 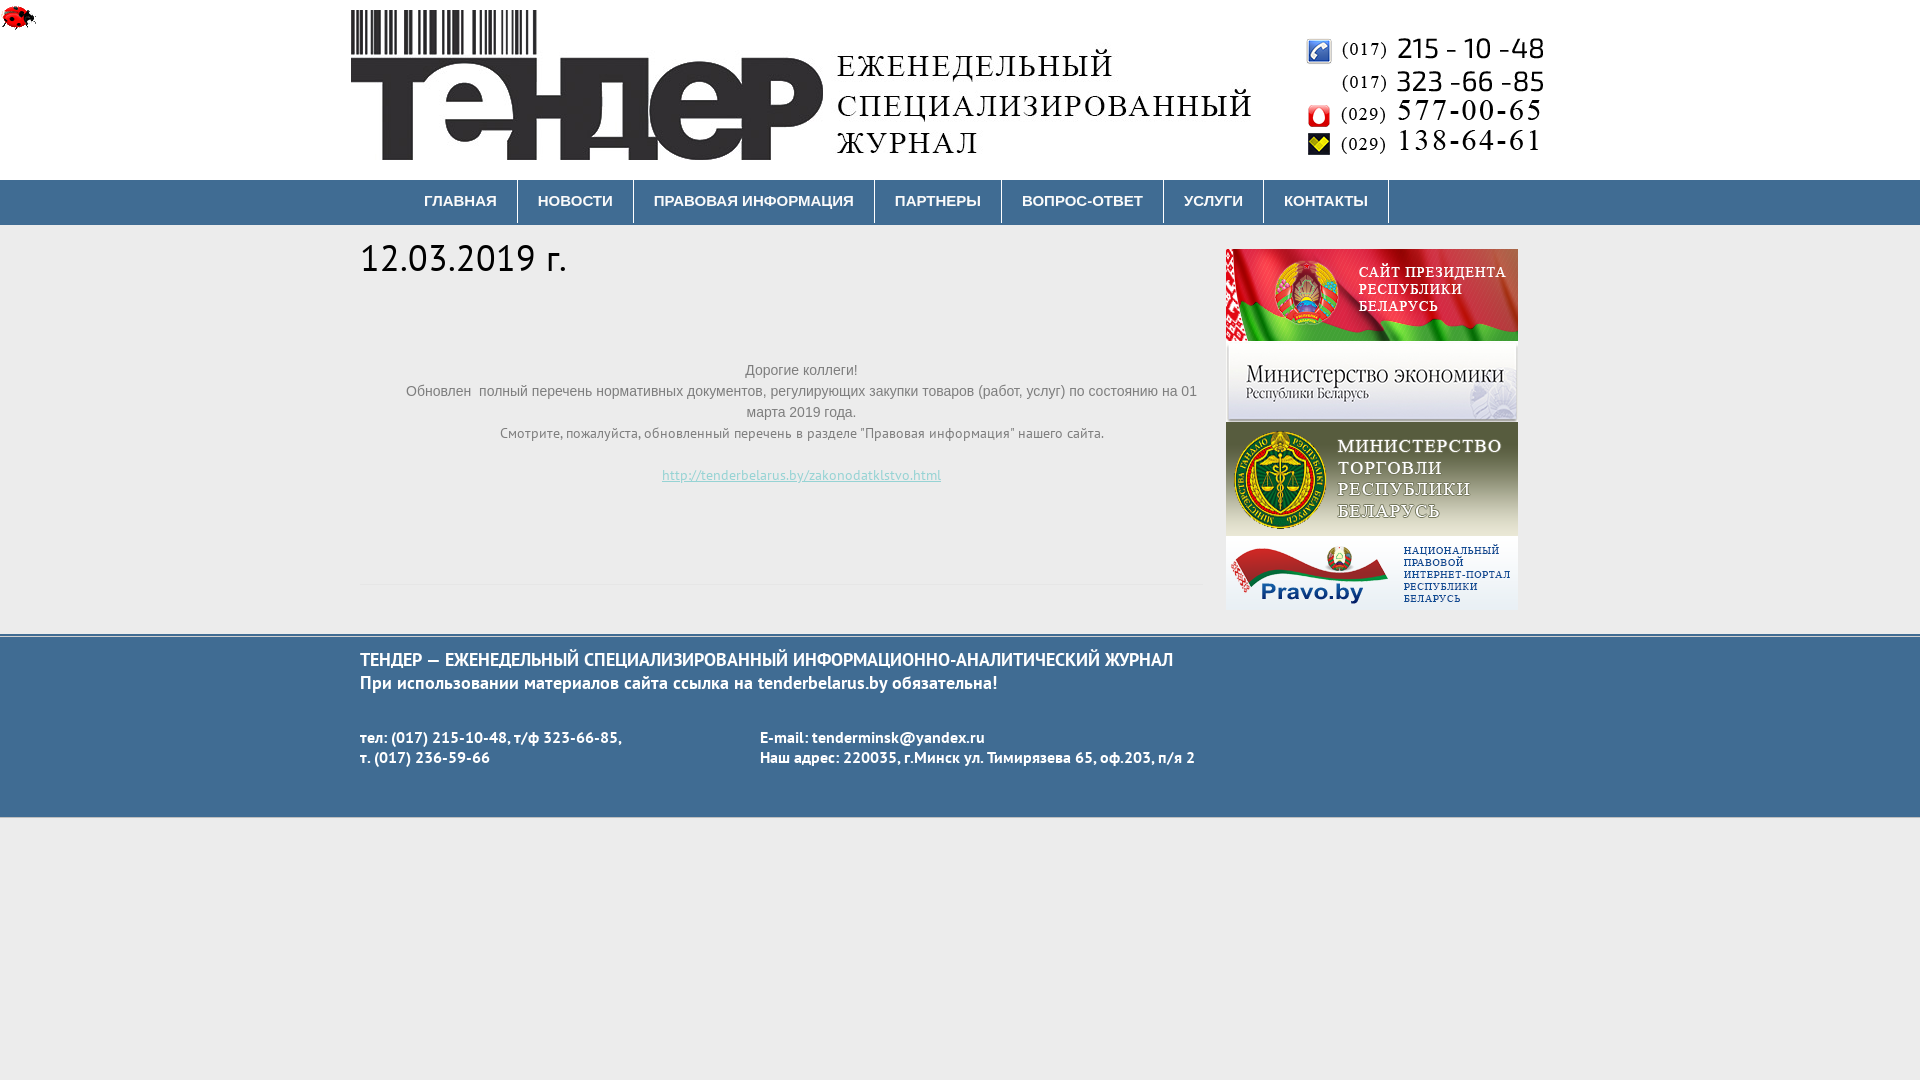 I want to click on 'http://tenderbelarus.by/zakonodatklstvo.html', so click(x=801, y=474).